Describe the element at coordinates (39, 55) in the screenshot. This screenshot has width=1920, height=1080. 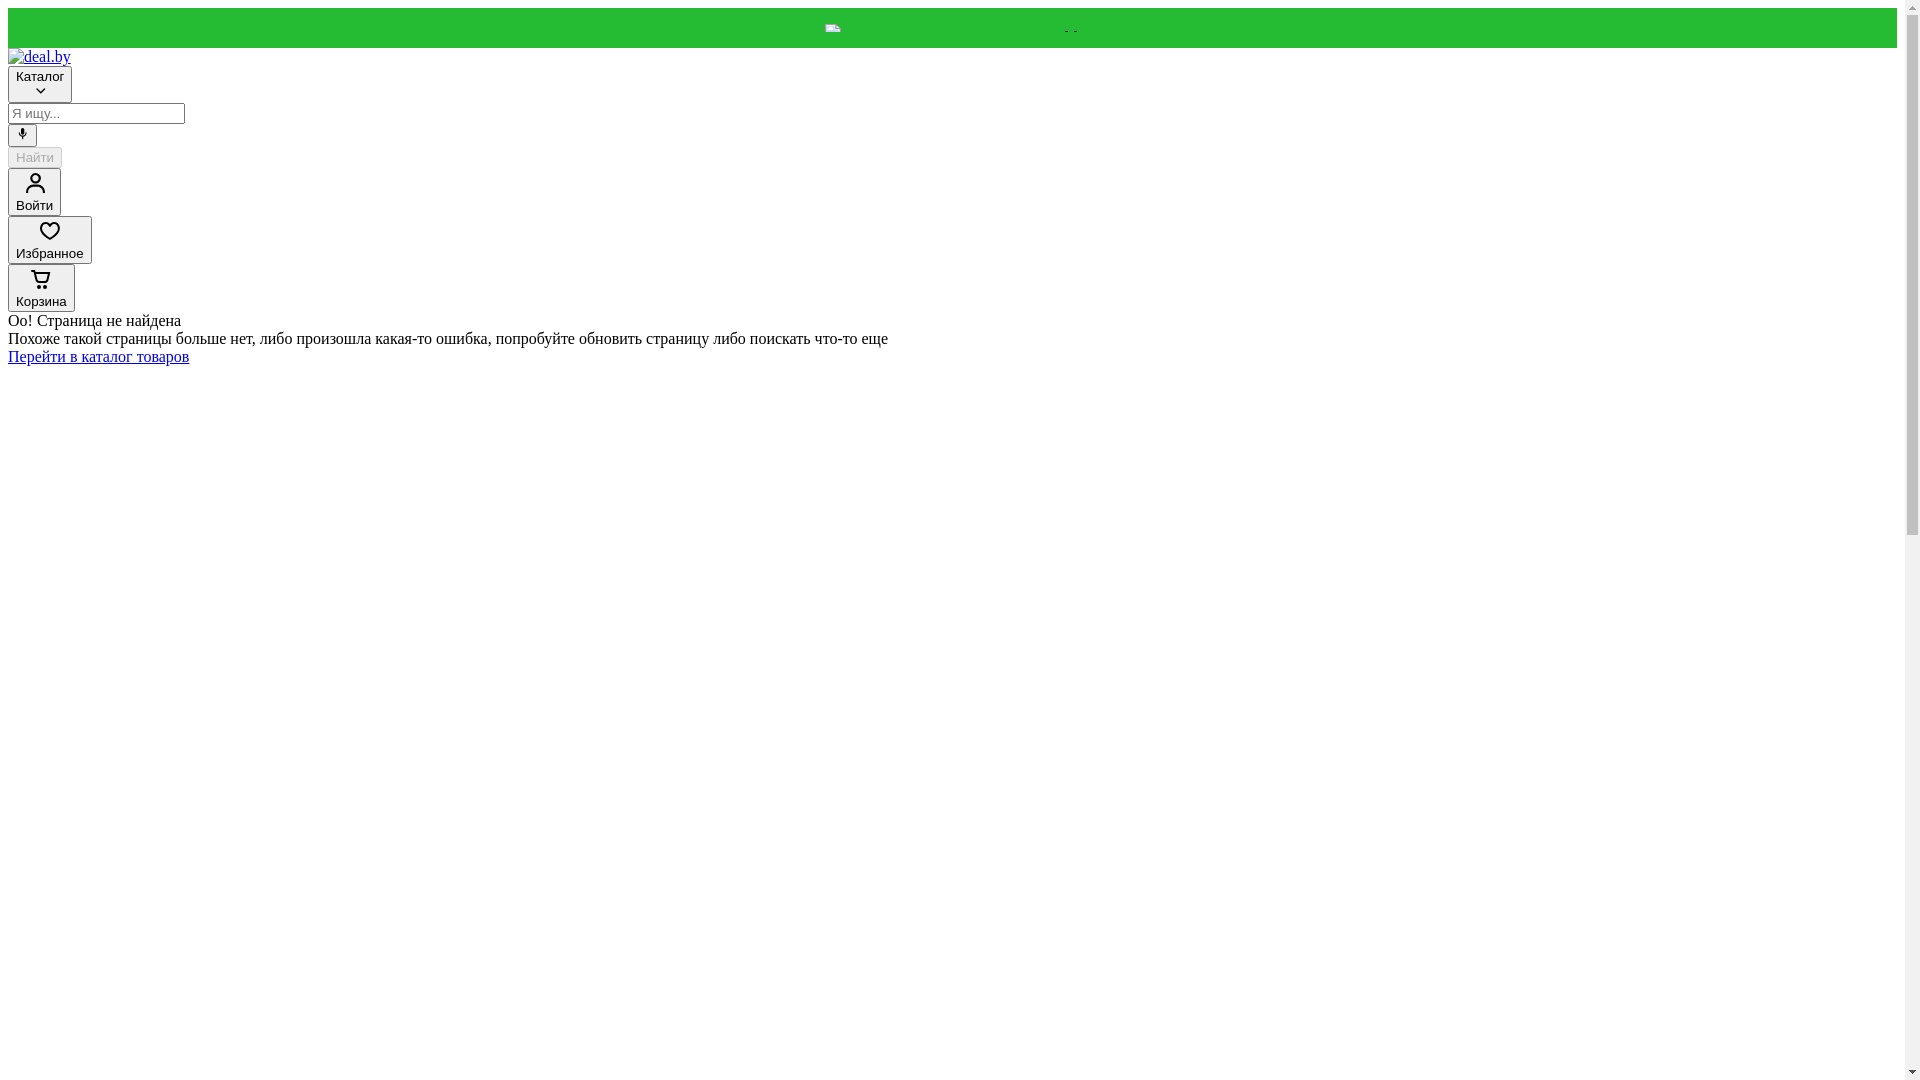
I see `'deal.by'` at that location.